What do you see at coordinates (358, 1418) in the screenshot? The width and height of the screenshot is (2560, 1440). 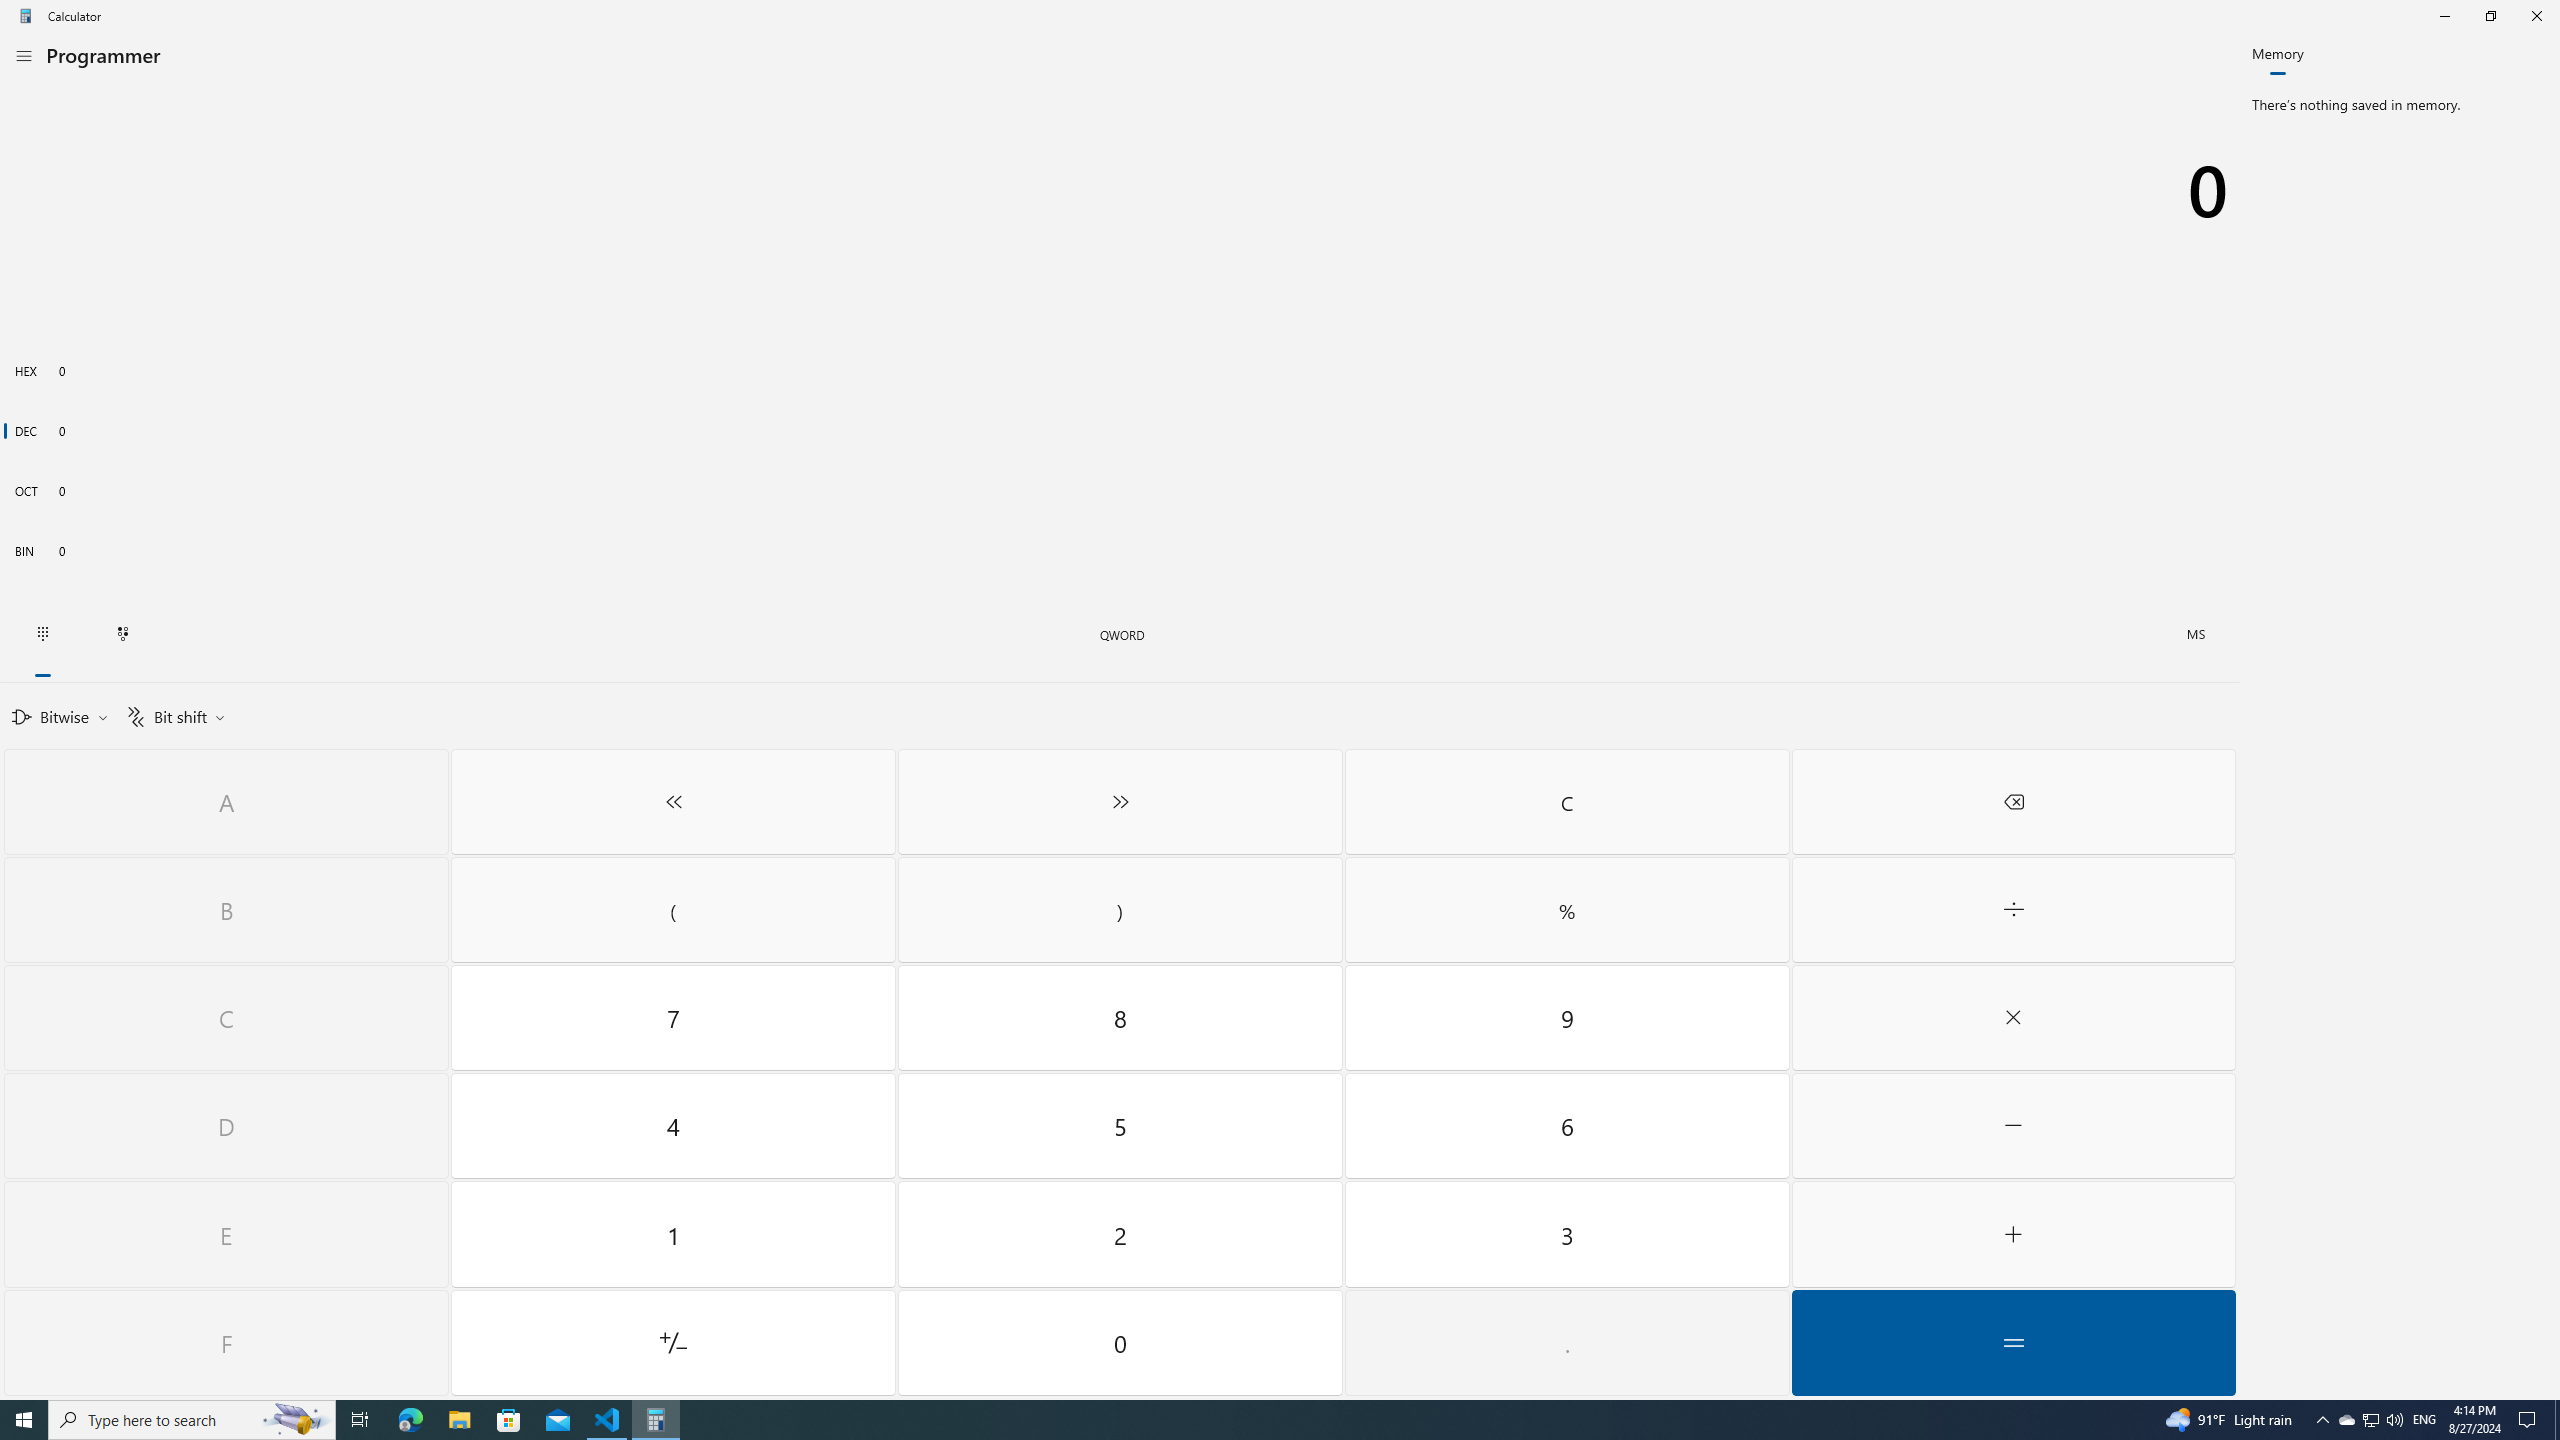 I see `'Task View'` at bounding box center [358, 1418].